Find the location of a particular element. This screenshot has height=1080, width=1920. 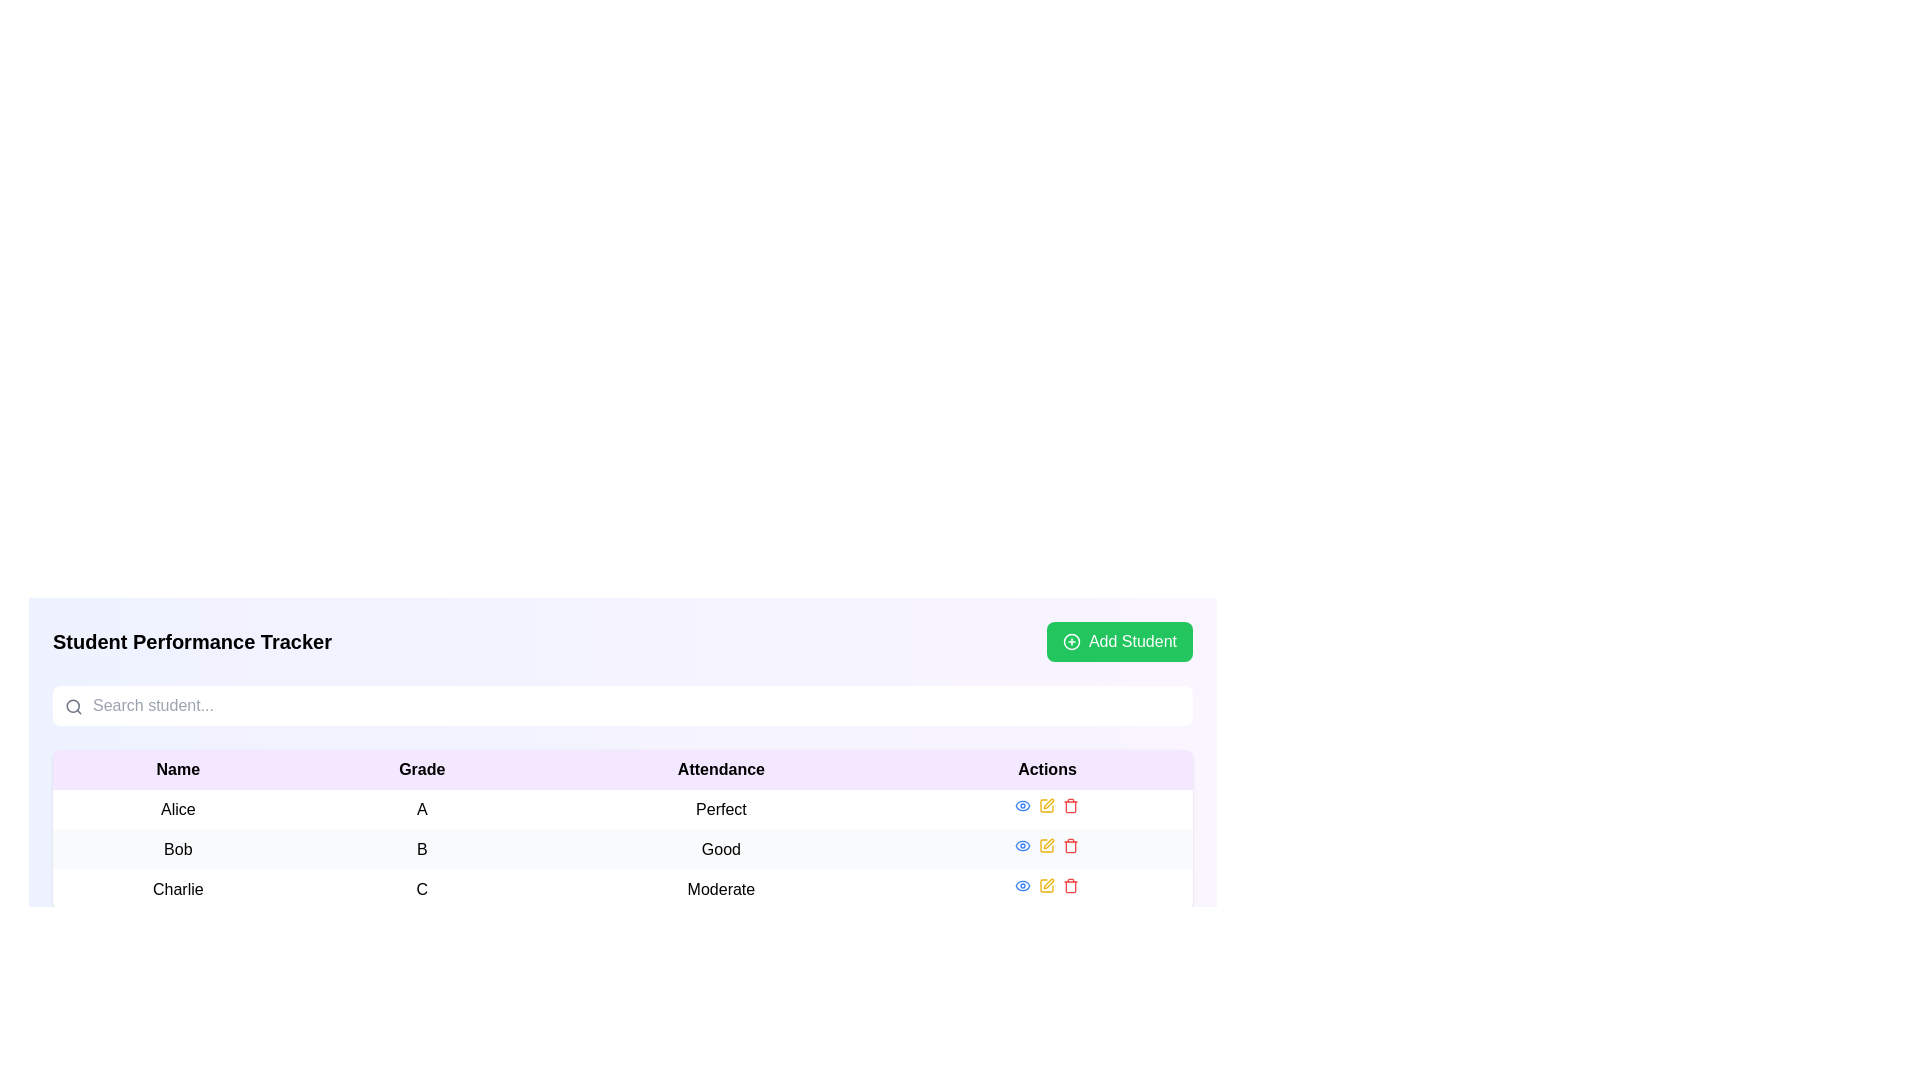

text element displaying the grade 'C' for the student 'Charlie' in the educational tracker, which is located under the 'Grade' column of the table is located at coordinates (421, 889).